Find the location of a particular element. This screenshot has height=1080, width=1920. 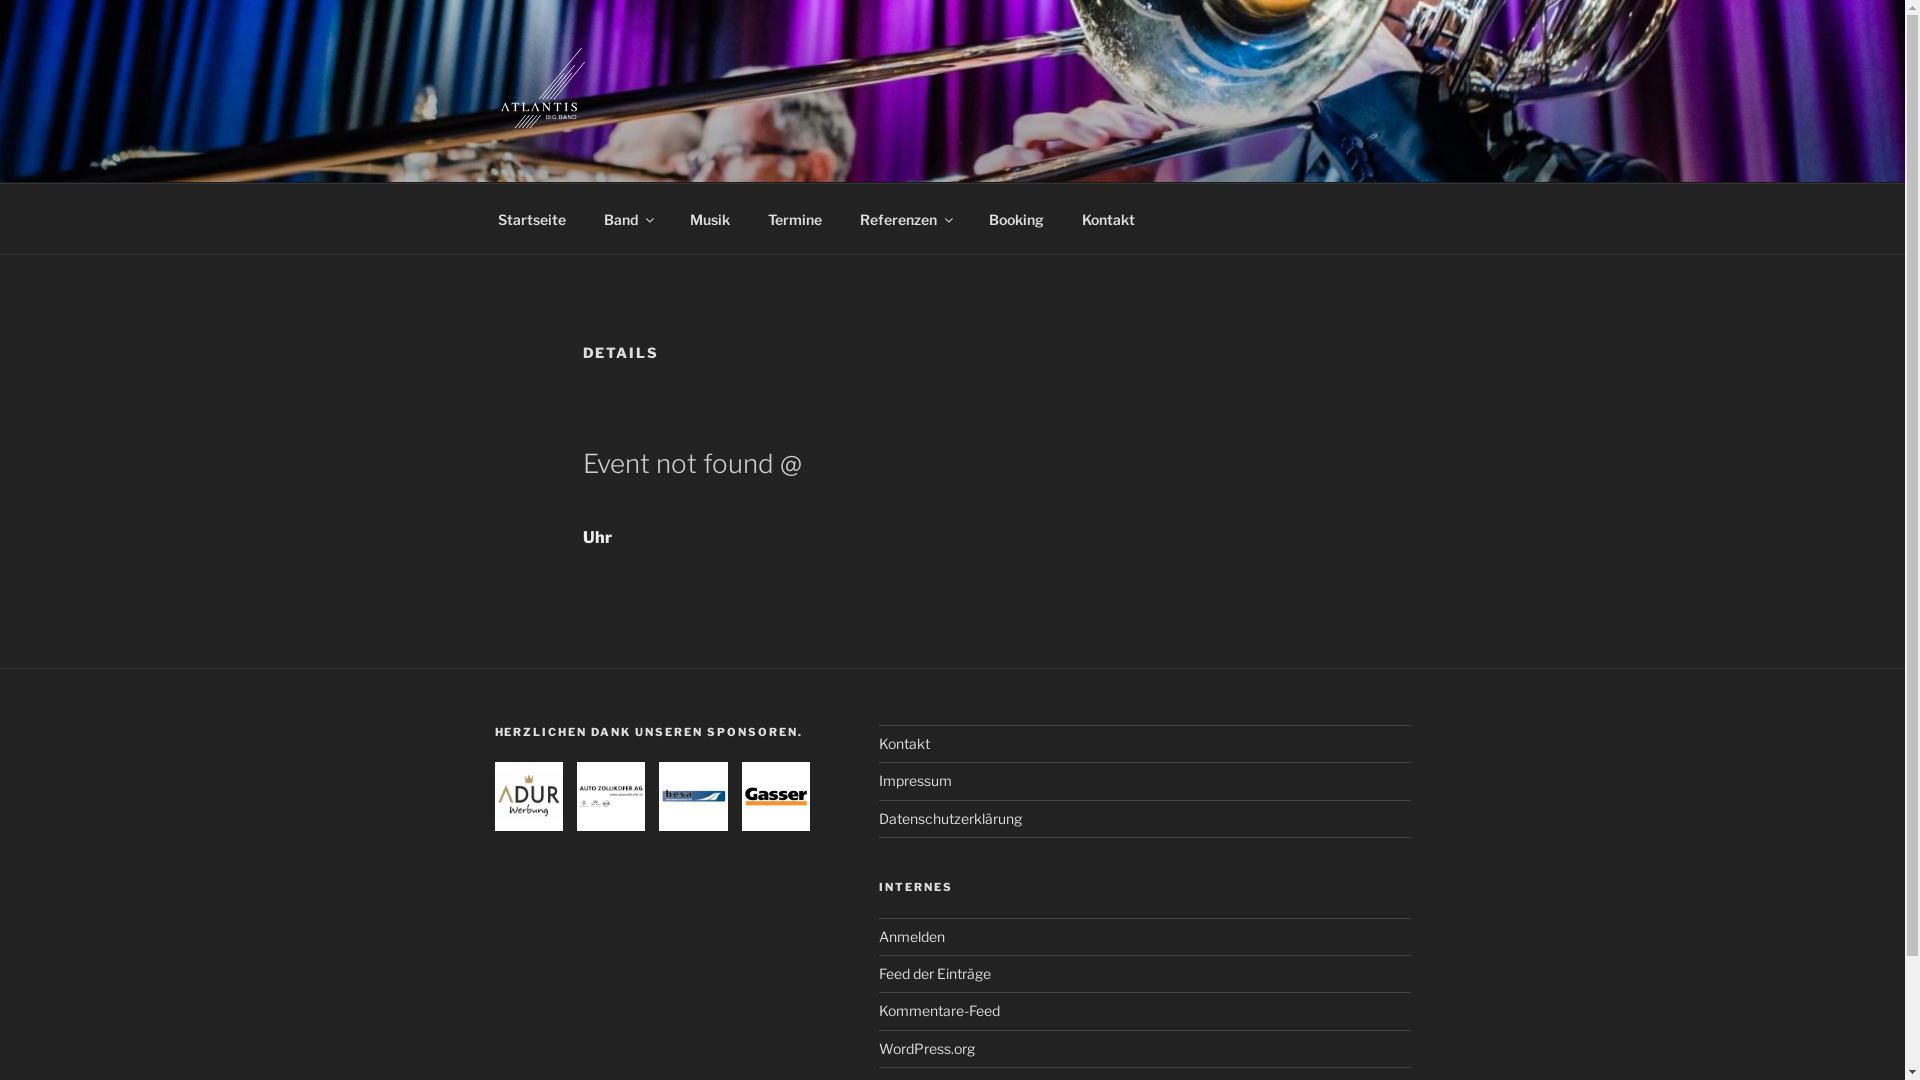

'WordPress.org' is located at coordinates (925, 1047).